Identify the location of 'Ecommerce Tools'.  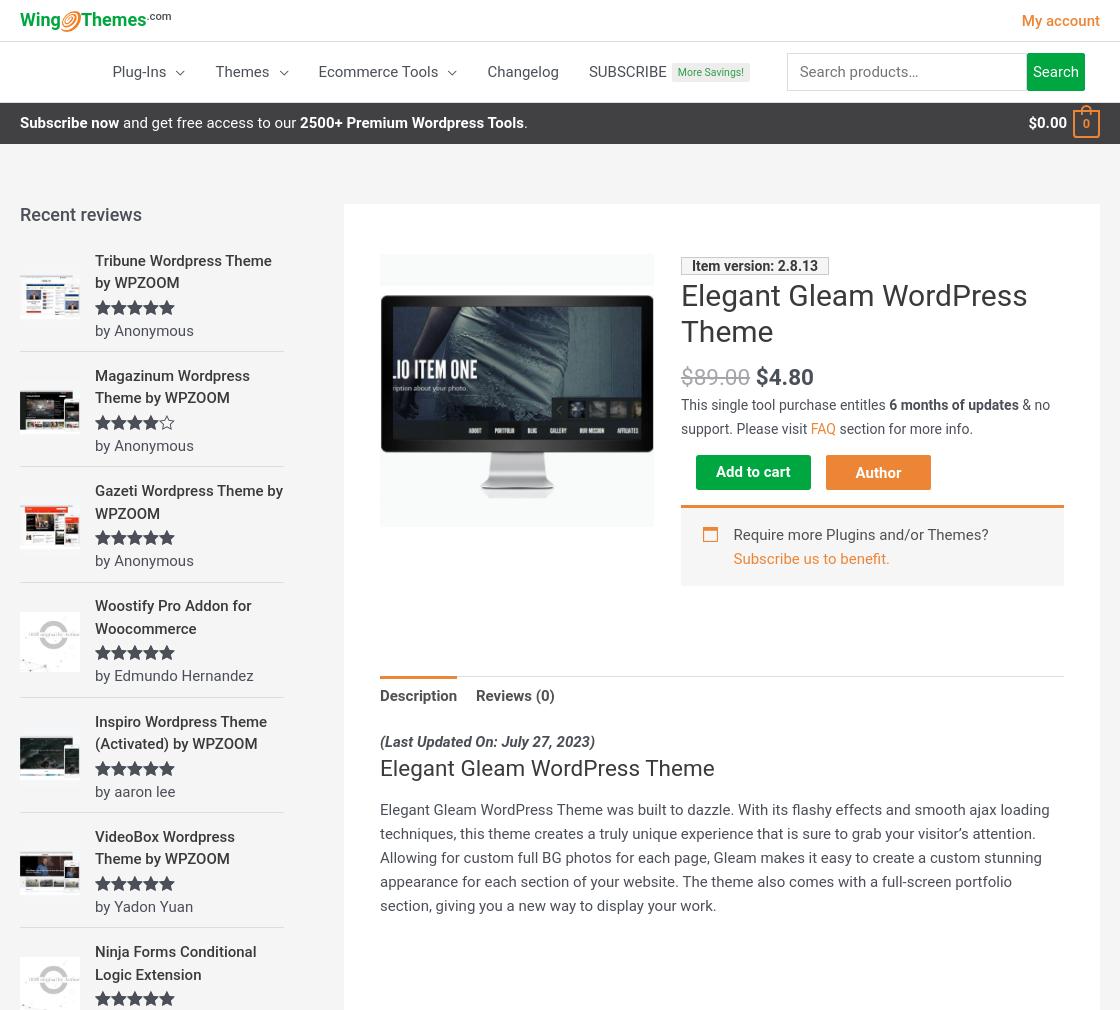
(378, 71).